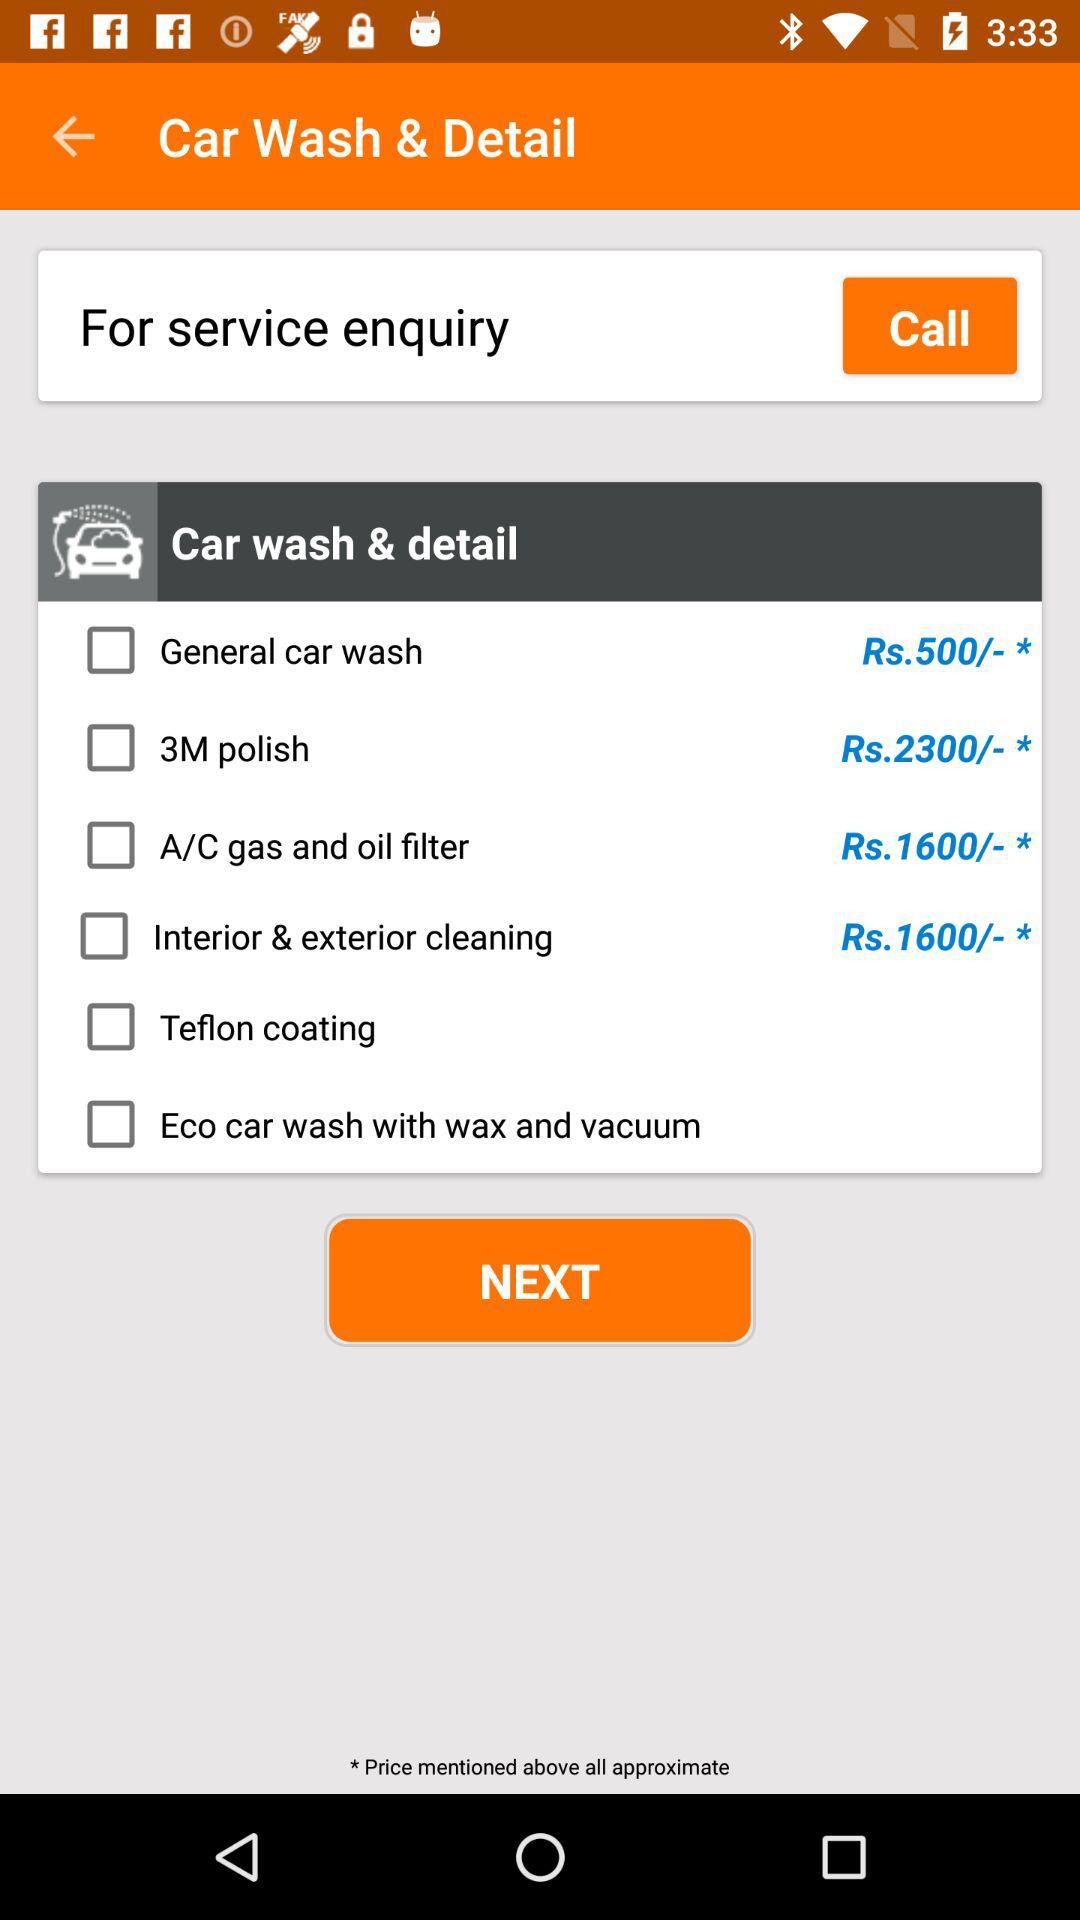 The image size is (1080, 1920). What do you see at coordinates (546, 1026) in the screenshot?
I see `icon below interior & exterior cleaning icon` at bounding box center [546, 1026].